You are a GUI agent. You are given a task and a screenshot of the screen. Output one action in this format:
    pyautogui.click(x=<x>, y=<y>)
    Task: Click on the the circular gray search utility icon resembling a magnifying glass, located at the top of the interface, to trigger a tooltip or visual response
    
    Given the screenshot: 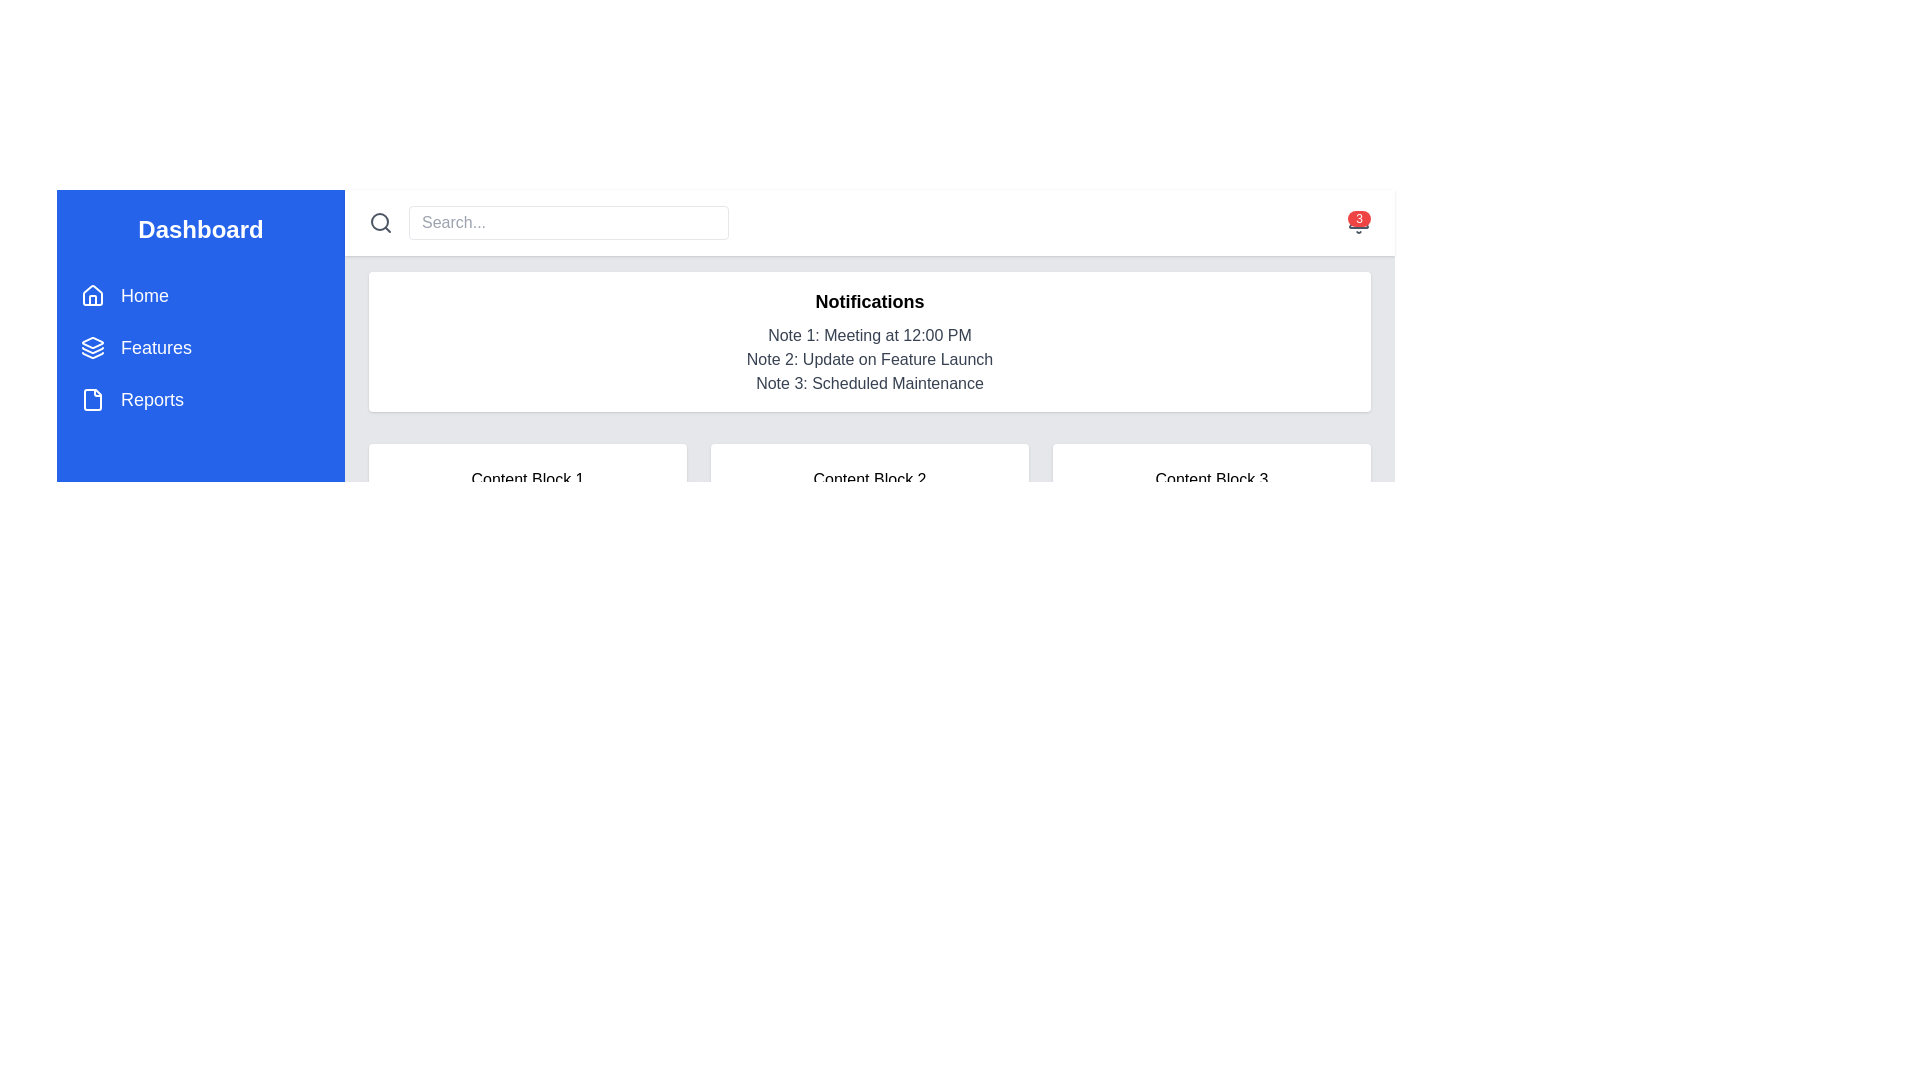 What is the action you would take?
    pyautogui.click(x=380, y=223)
    